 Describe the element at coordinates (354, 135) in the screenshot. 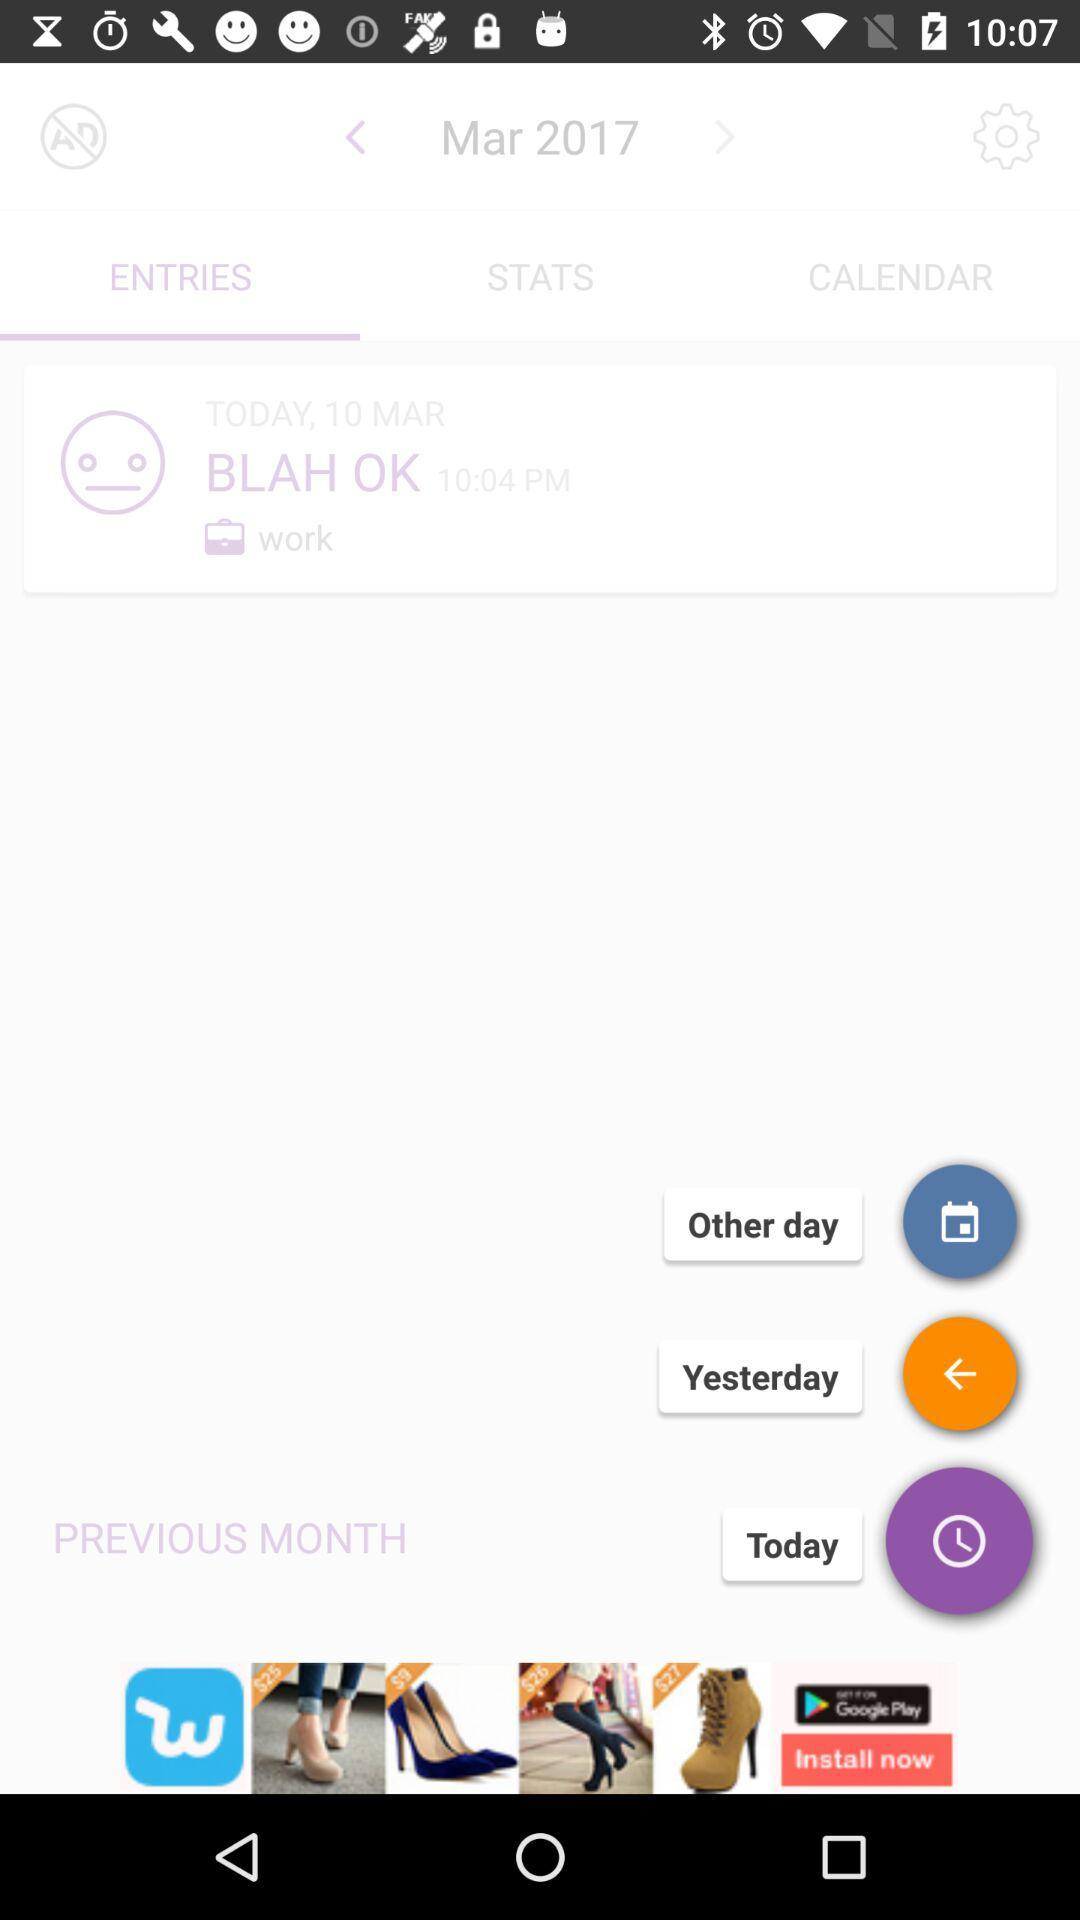

I see `previous date` at that location.